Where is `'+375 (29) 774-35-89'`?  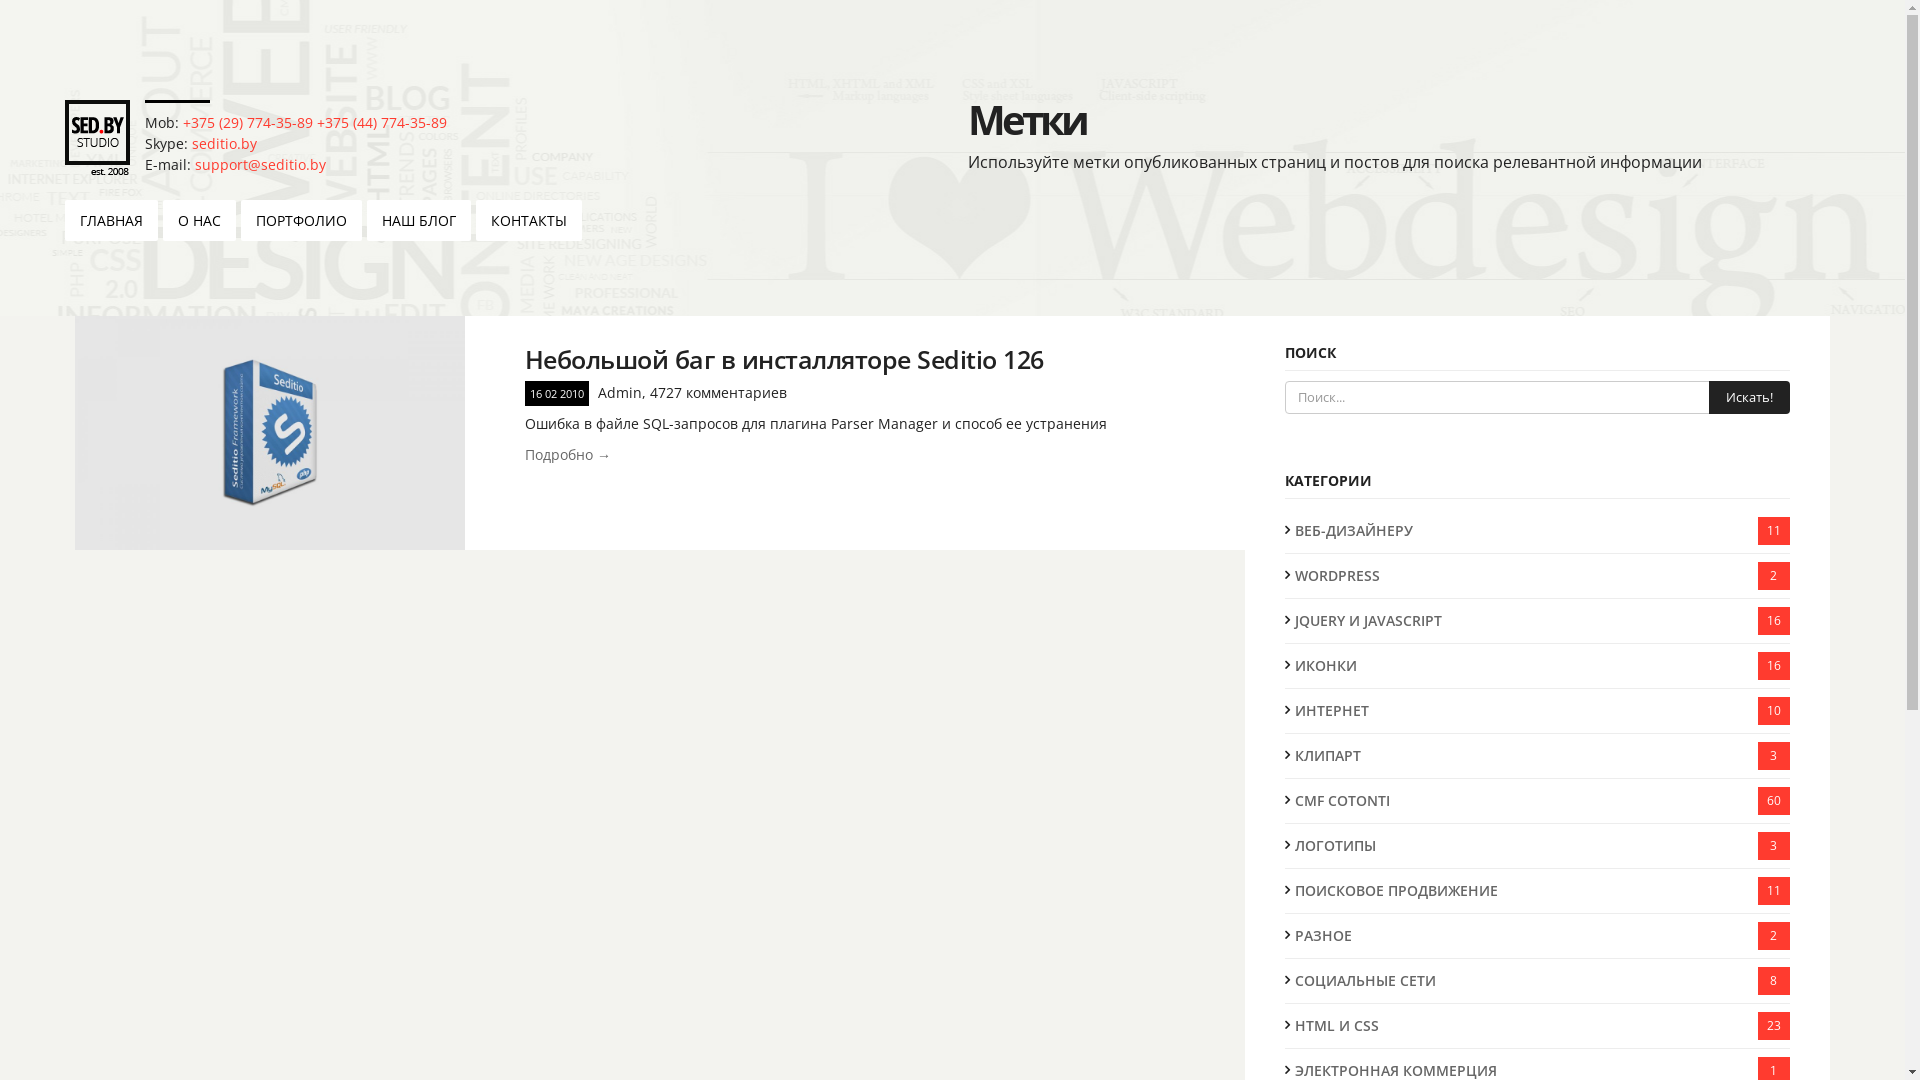
'+375 (29) 774-35-89' is located at coordinates (247, 122).